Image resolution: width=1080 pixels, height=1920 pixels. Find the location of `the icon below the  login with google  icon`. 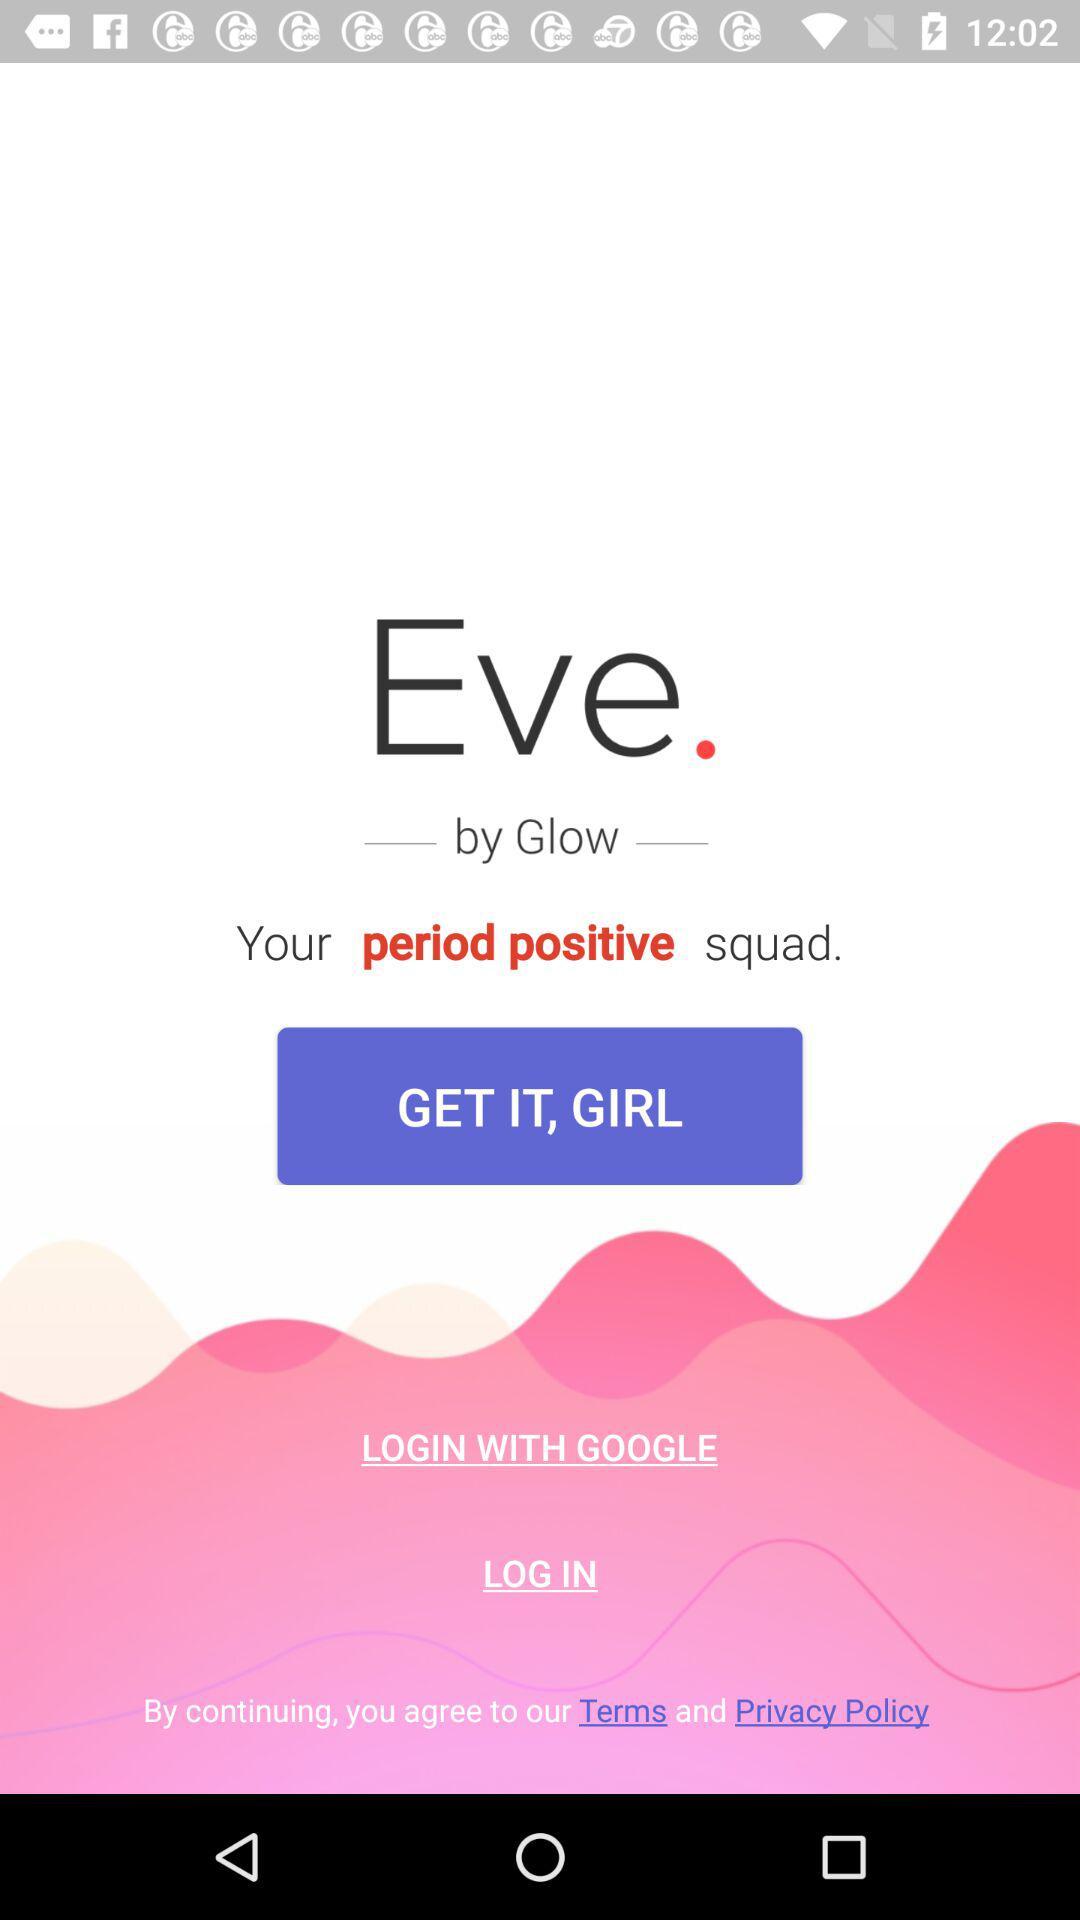

the icon below the  login with google  icon is located at coordinates (540, 1571).